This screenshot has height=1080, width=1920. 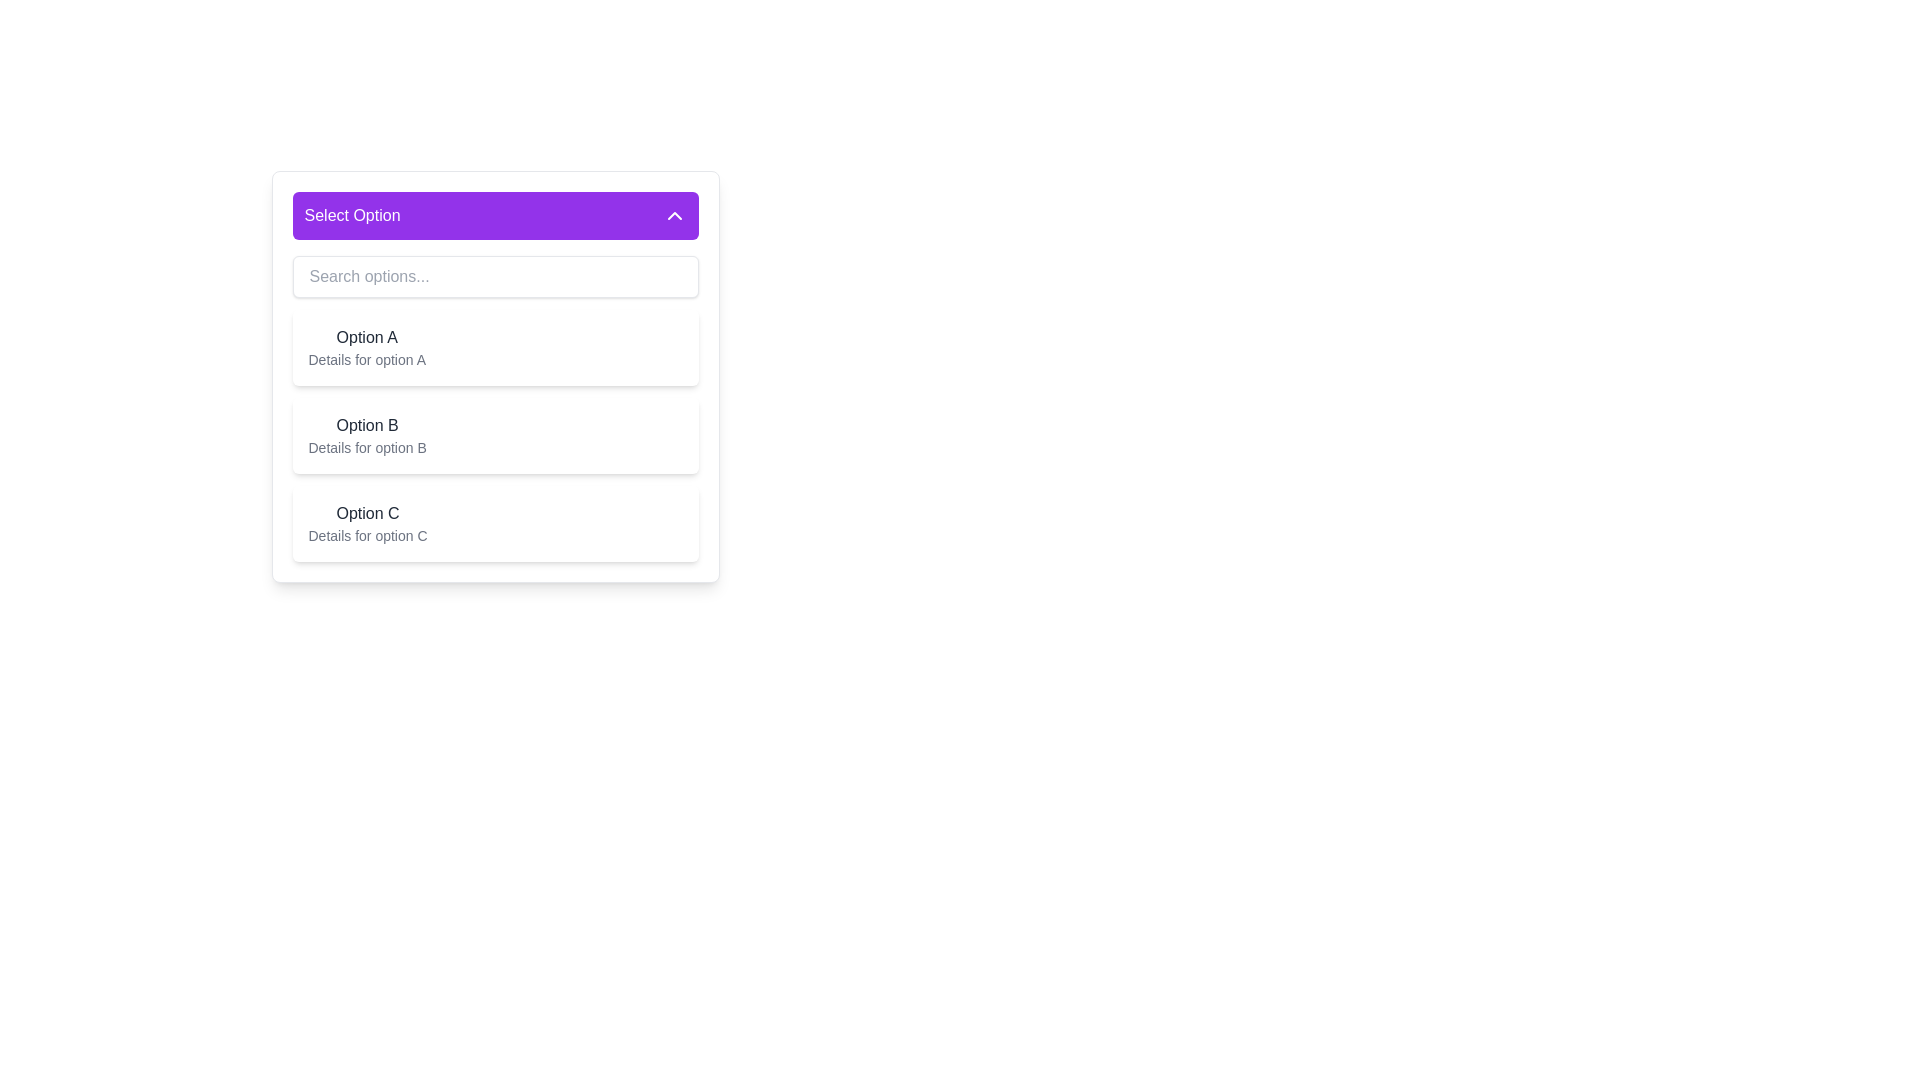 What do you see at coordinates (495, 434) in the screenshot?
I see `the 'Option B' selection card in the dropdown list` at bounding box center [495, 434].